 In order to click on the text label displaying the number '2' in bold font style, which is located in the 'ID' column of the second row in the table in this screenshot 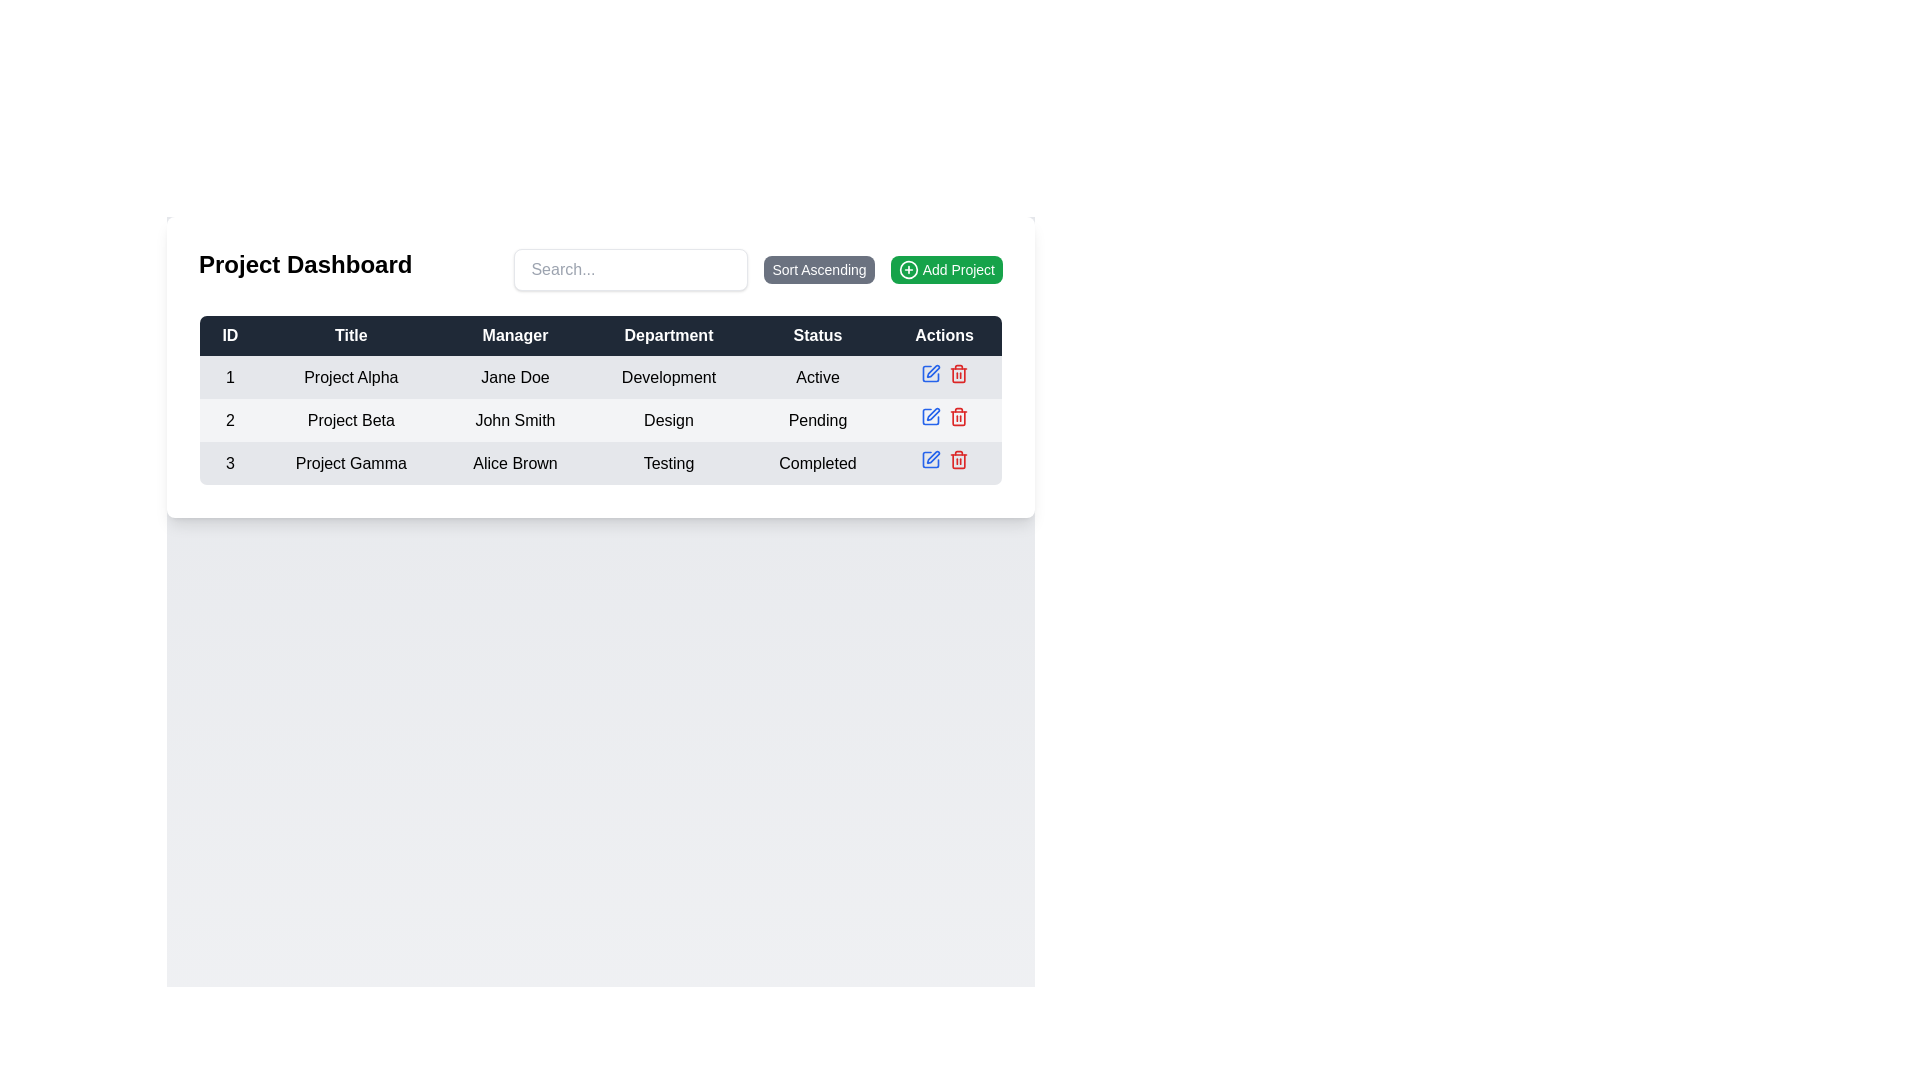, I will do `click(230, 419)`.